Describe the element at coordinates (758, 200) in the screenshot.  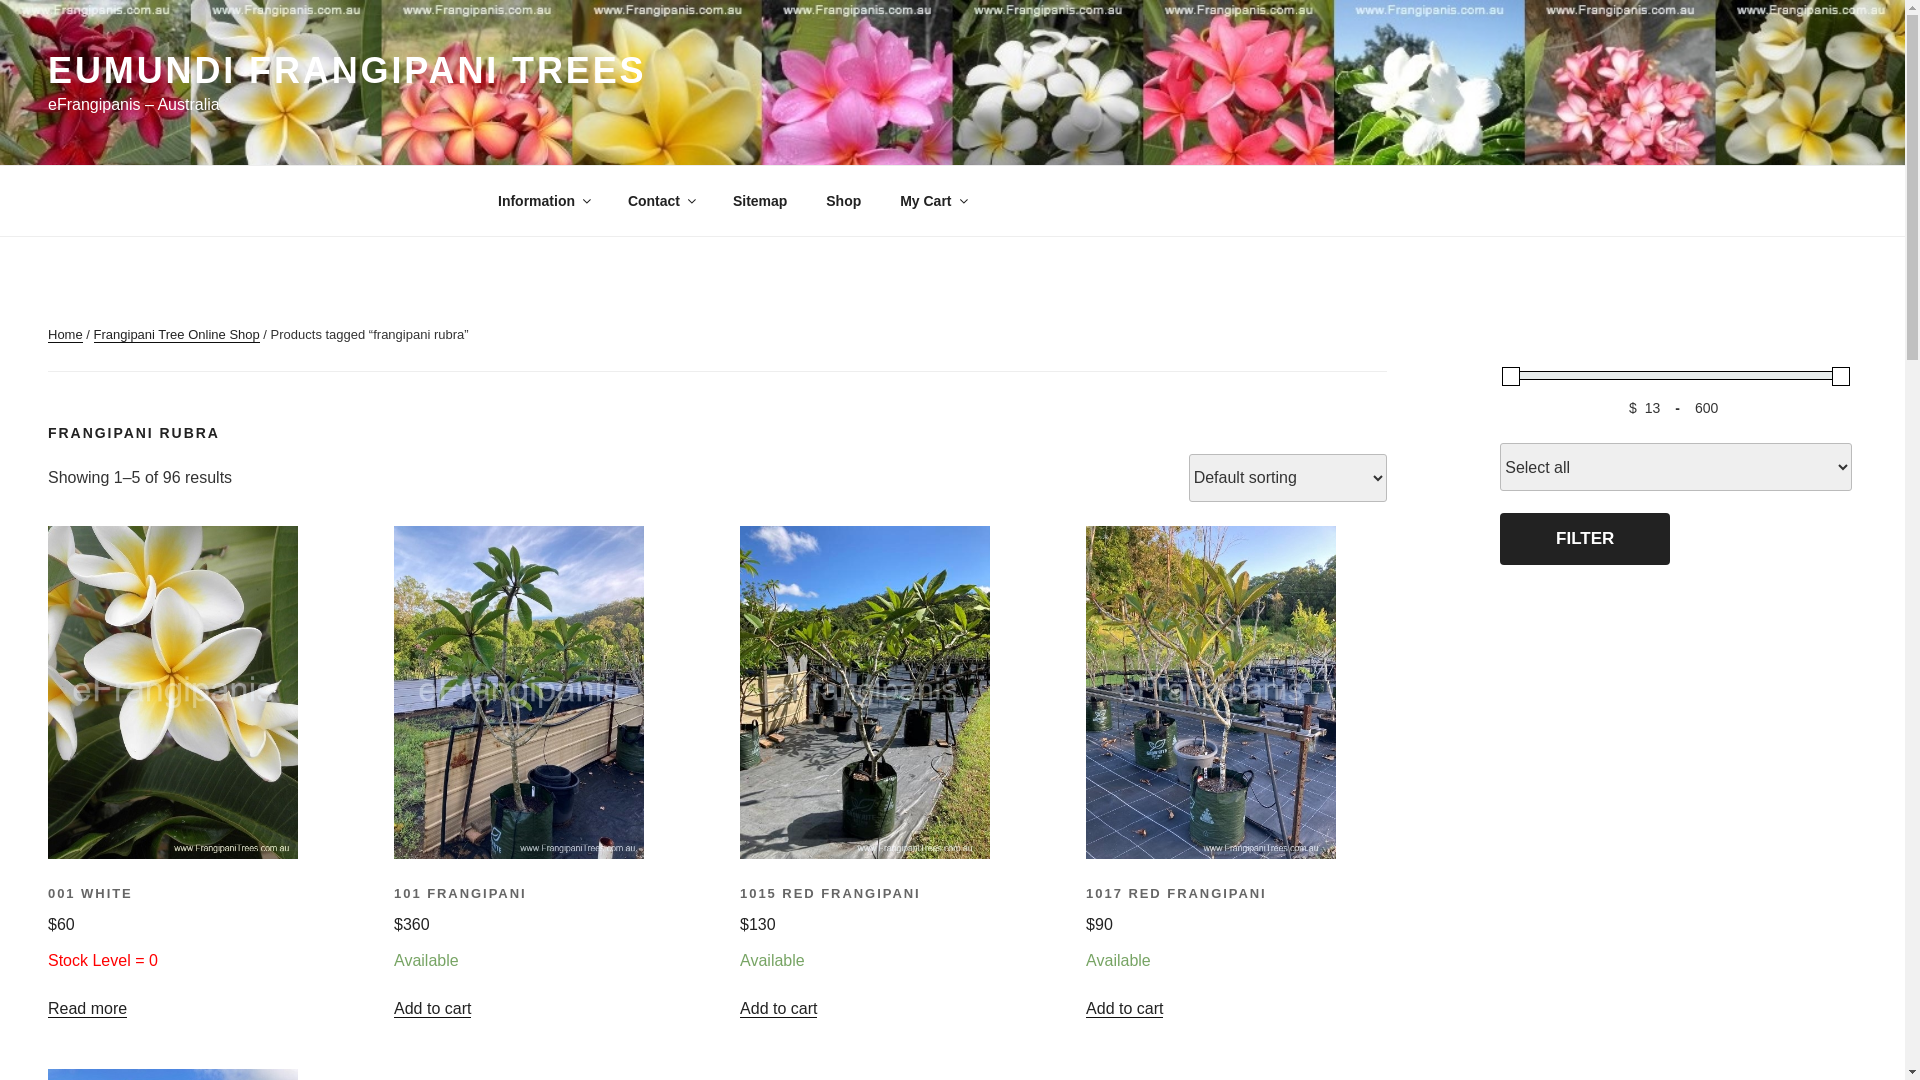
I see `'Sitemap'` at that location.